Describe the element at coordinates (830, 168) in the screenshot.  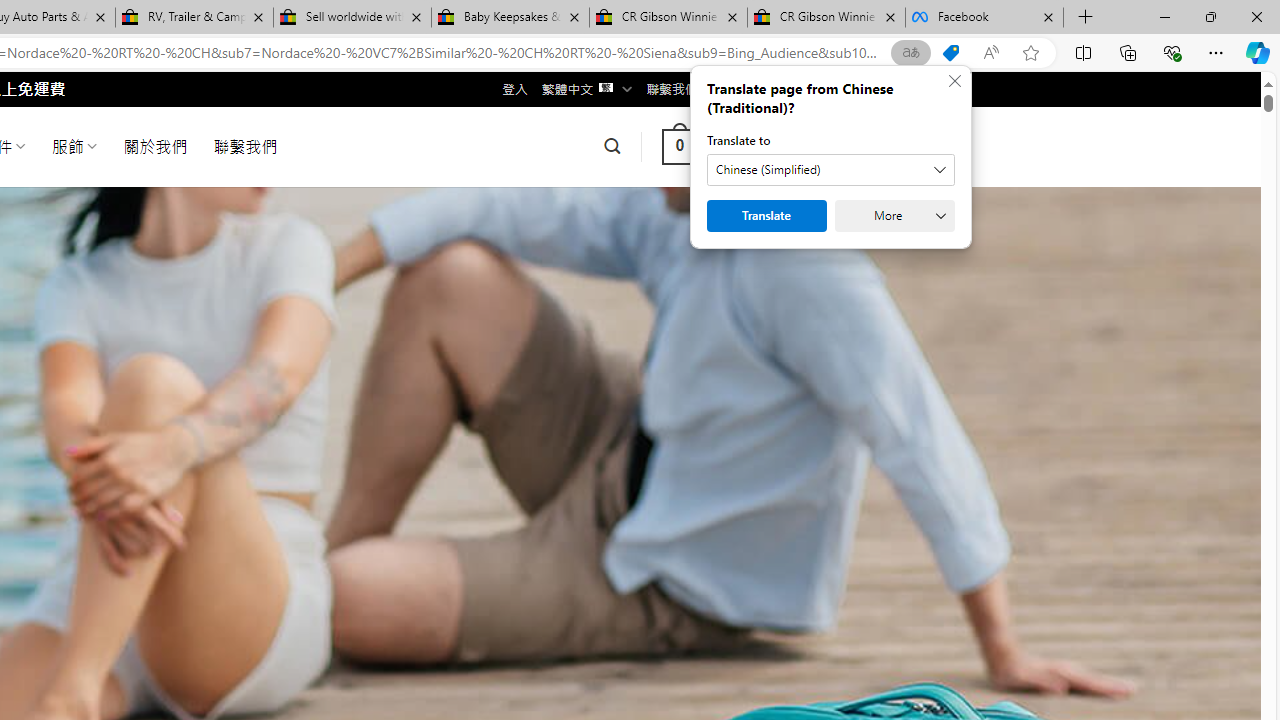
I see `'Translate to'` at that location.